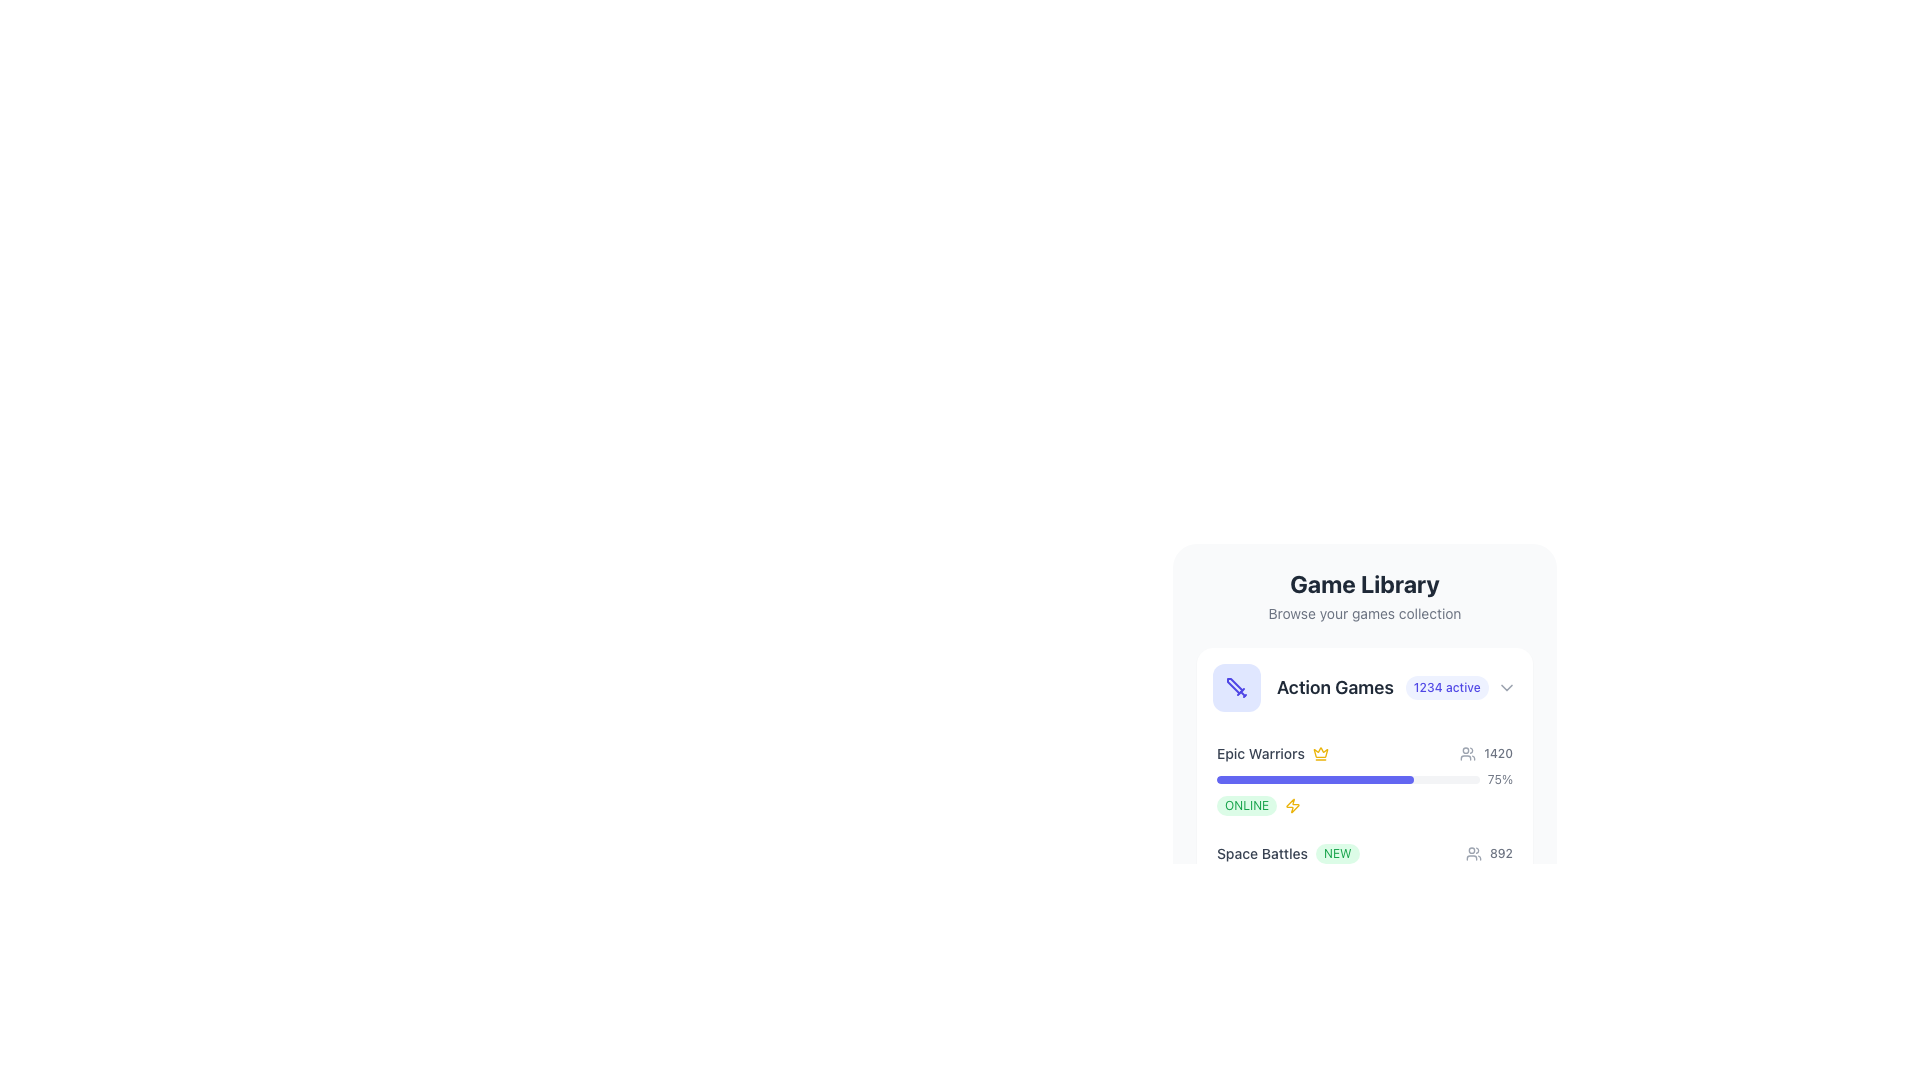 This screenshot has width=1920, height=1080. I want to click on the progress level indicated by the horizontally oriented progress bar filled to 75% with an indigo color, alongside the text '75%', so click(1348, 778).